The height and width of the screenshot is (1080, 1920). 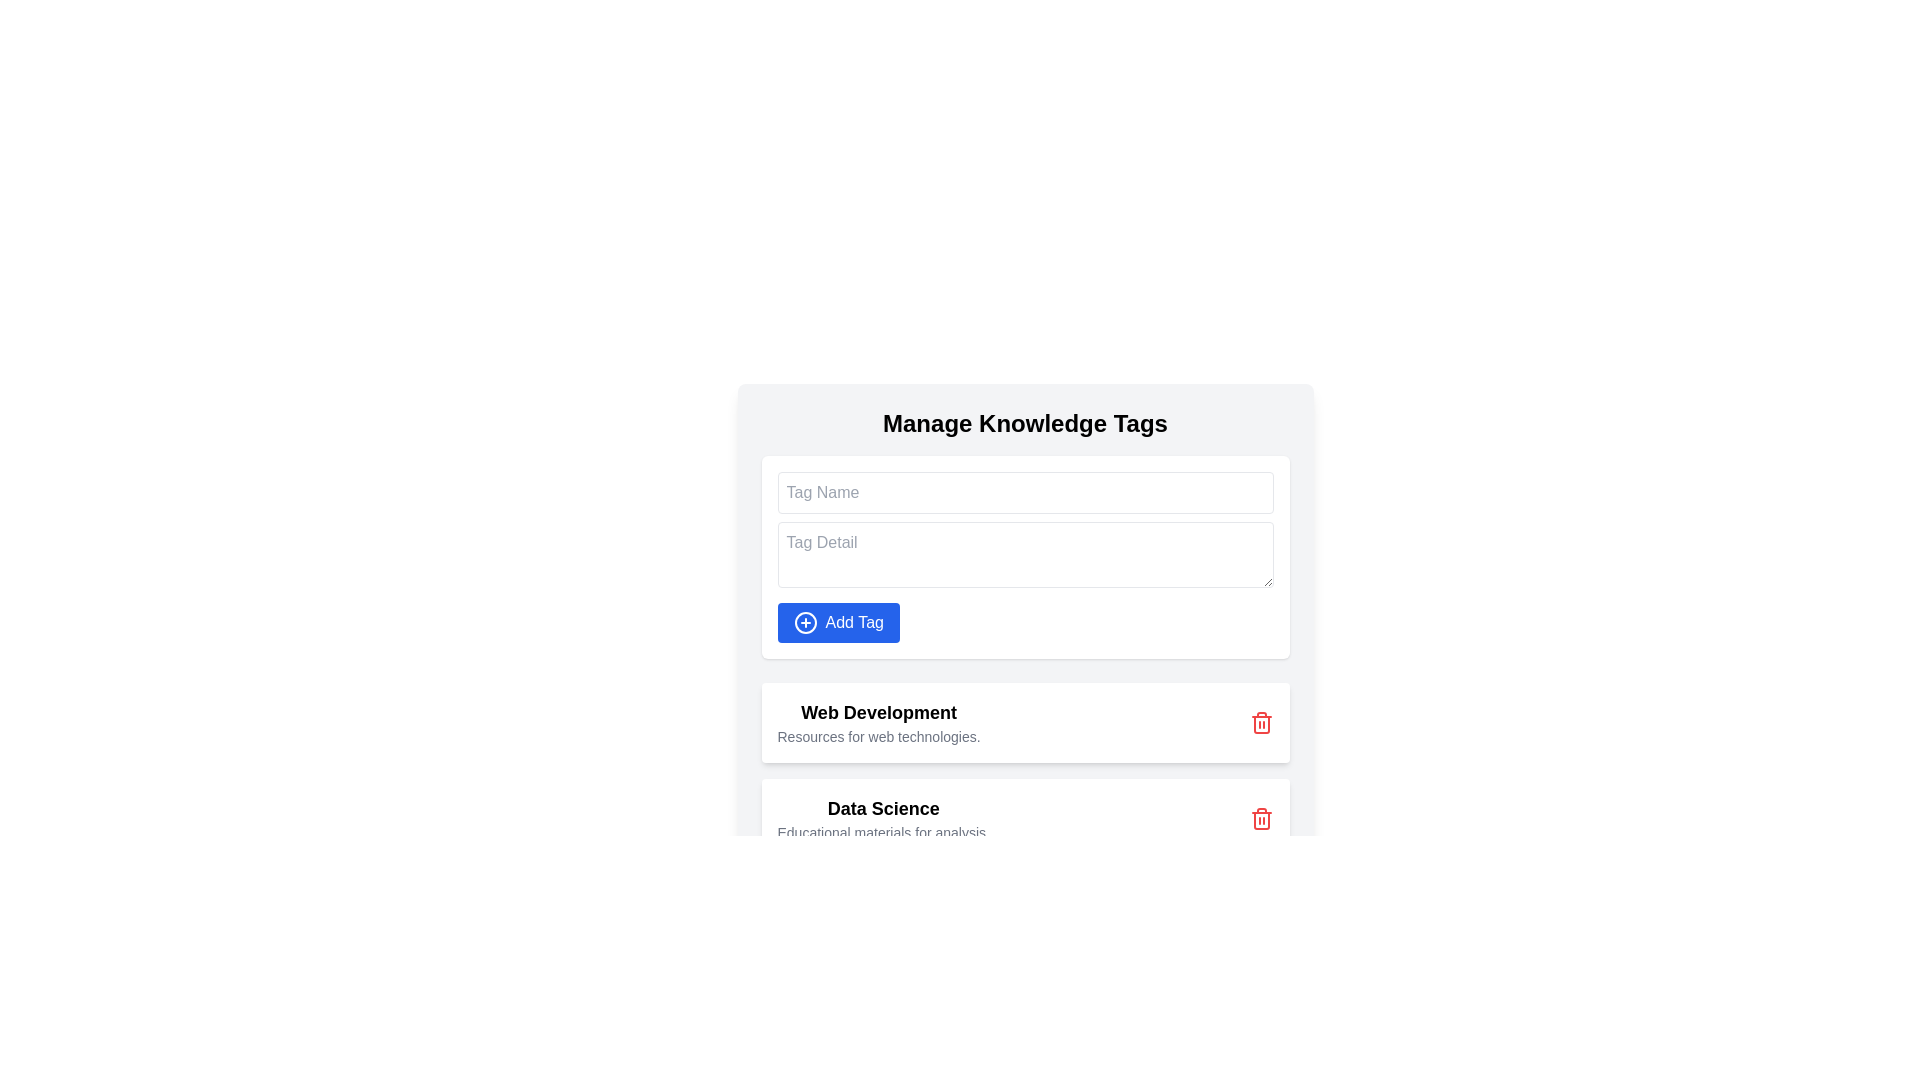 I want to click on the static text label that reads 'Data Science', which is styled in bold black text and serves as a primary label above its sibling text element, so click(x=882, y=808).